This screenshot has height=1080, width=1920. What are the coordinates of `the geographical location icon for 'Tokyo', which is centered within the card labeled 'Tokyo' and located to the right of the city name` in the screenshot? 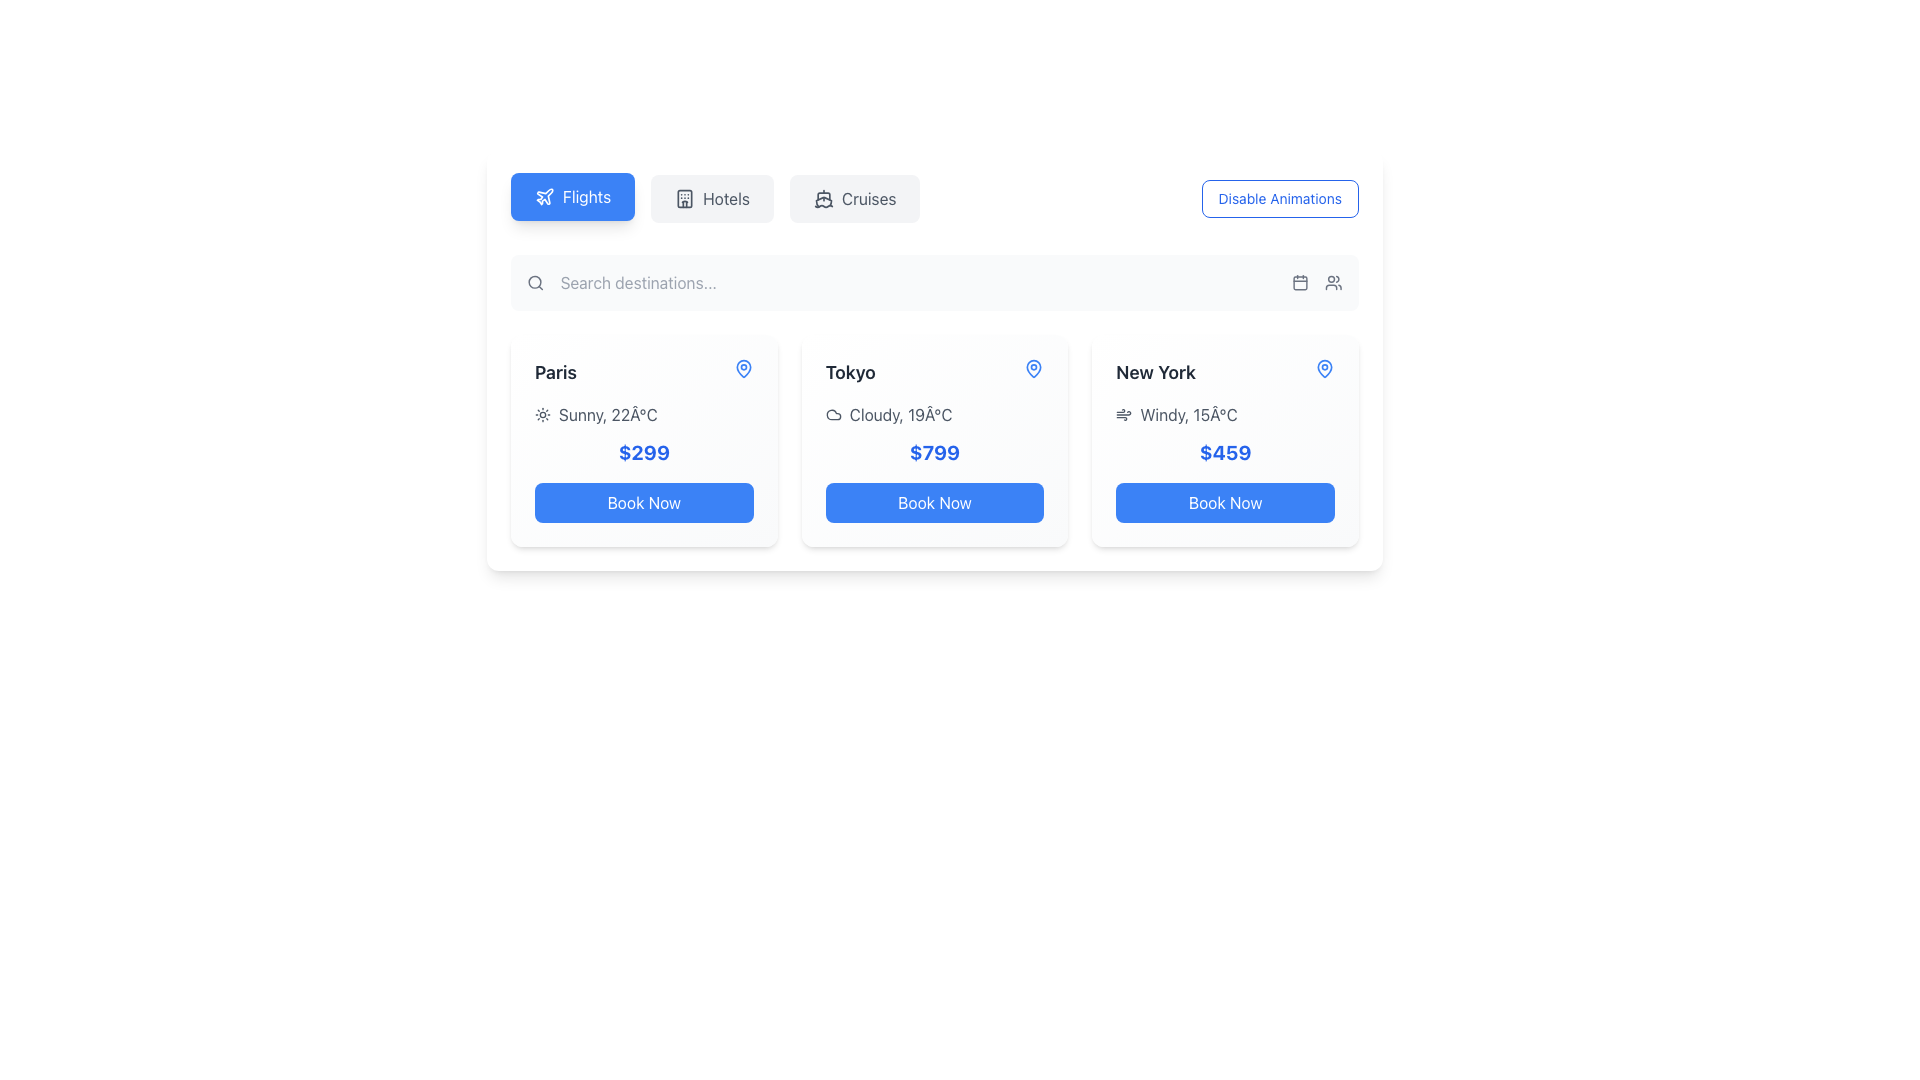 It's located at (1034, 369).